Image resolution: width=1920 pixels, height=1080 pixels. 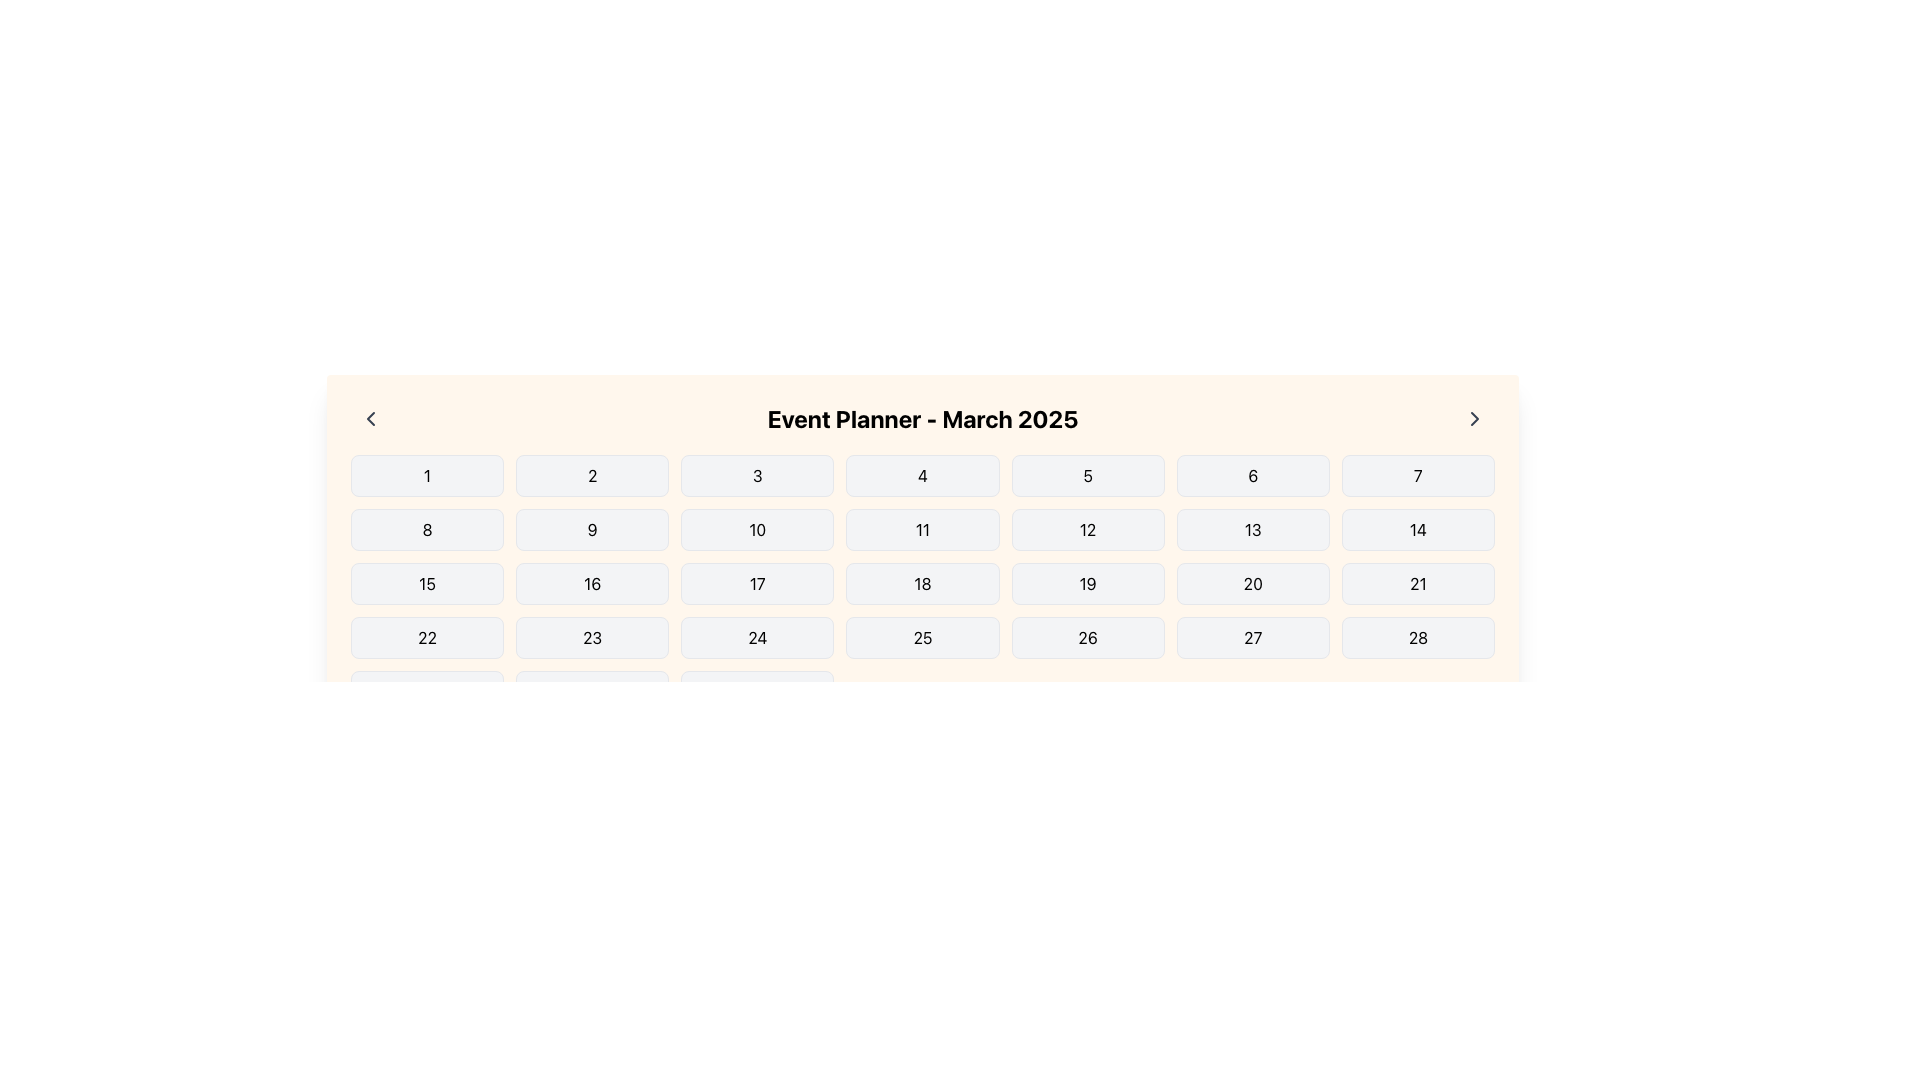 I want to click on the Calendar Date Cell representing the day '28', so click(x=1417, y=637).